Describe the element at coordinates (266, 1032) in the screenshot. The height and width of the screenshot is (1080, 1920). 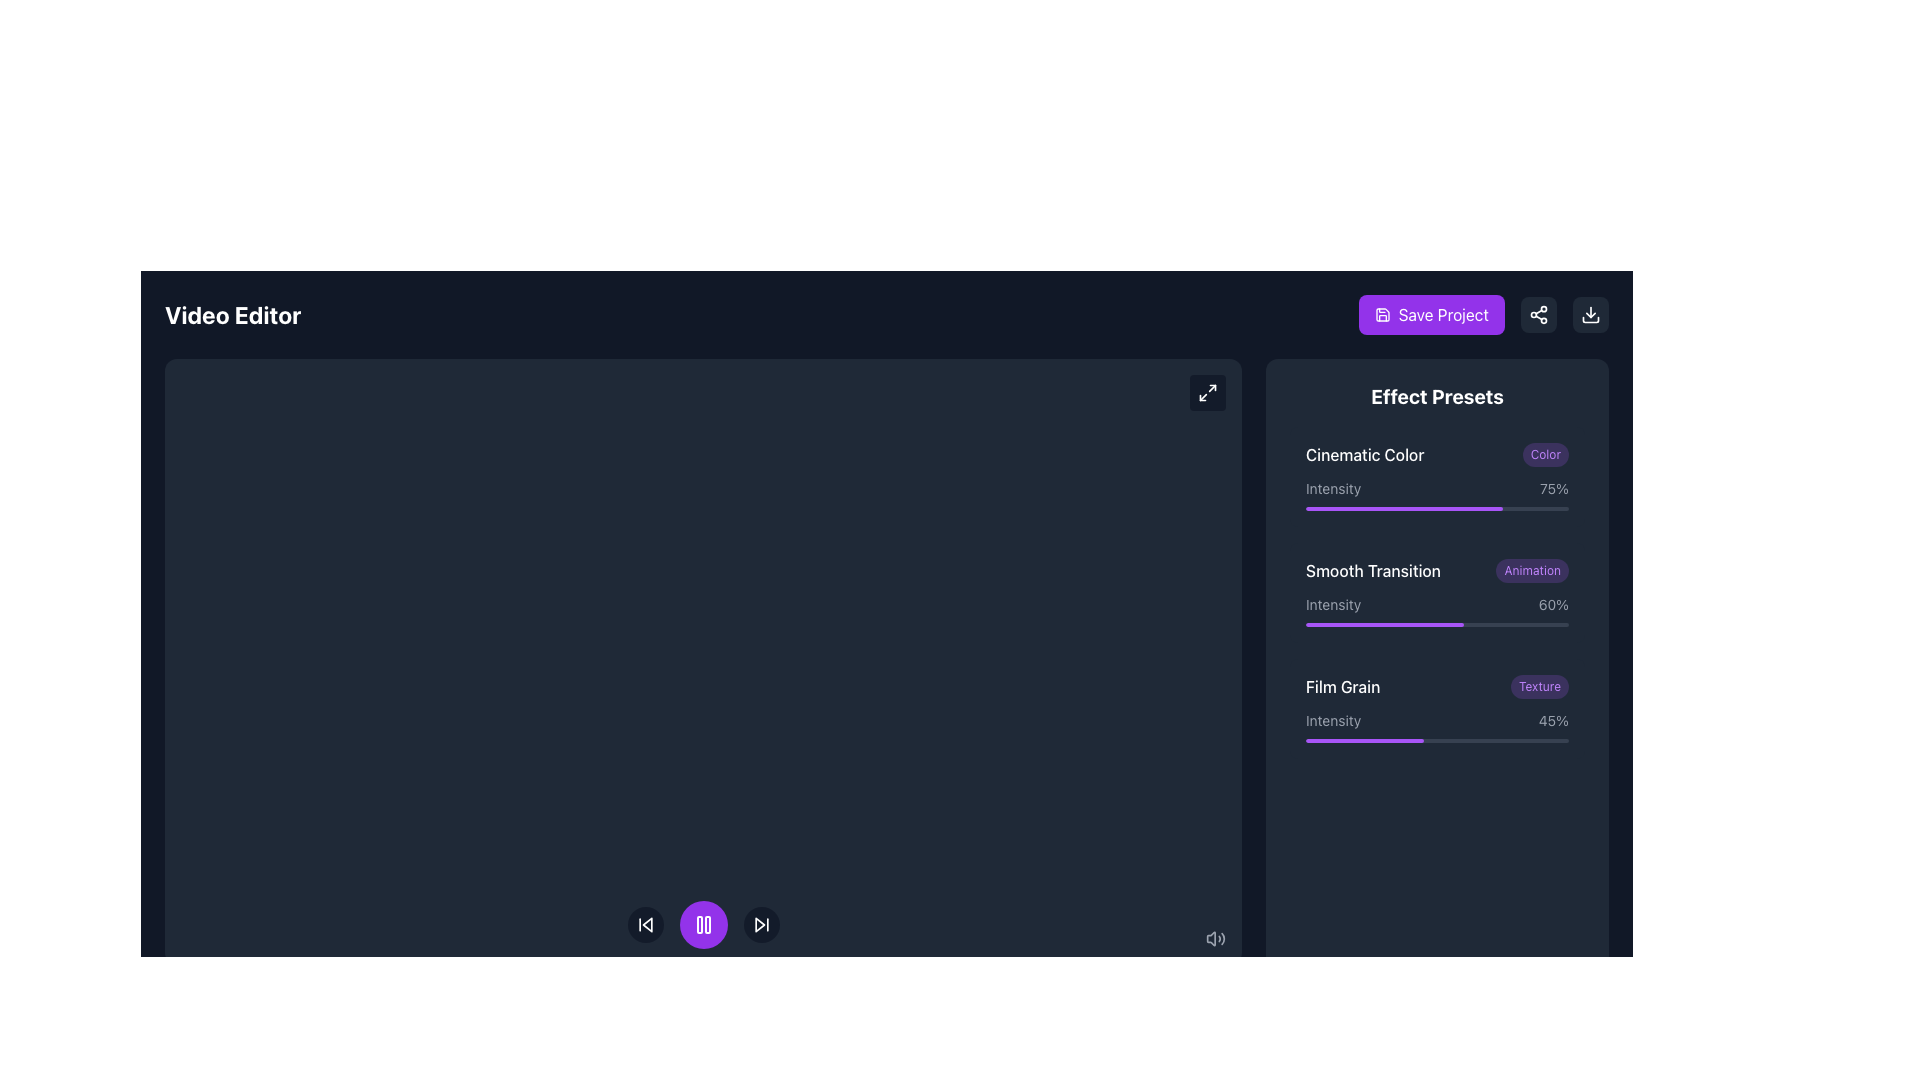
I see `the video track management button located at the bottom-left section of the interface` at that location.